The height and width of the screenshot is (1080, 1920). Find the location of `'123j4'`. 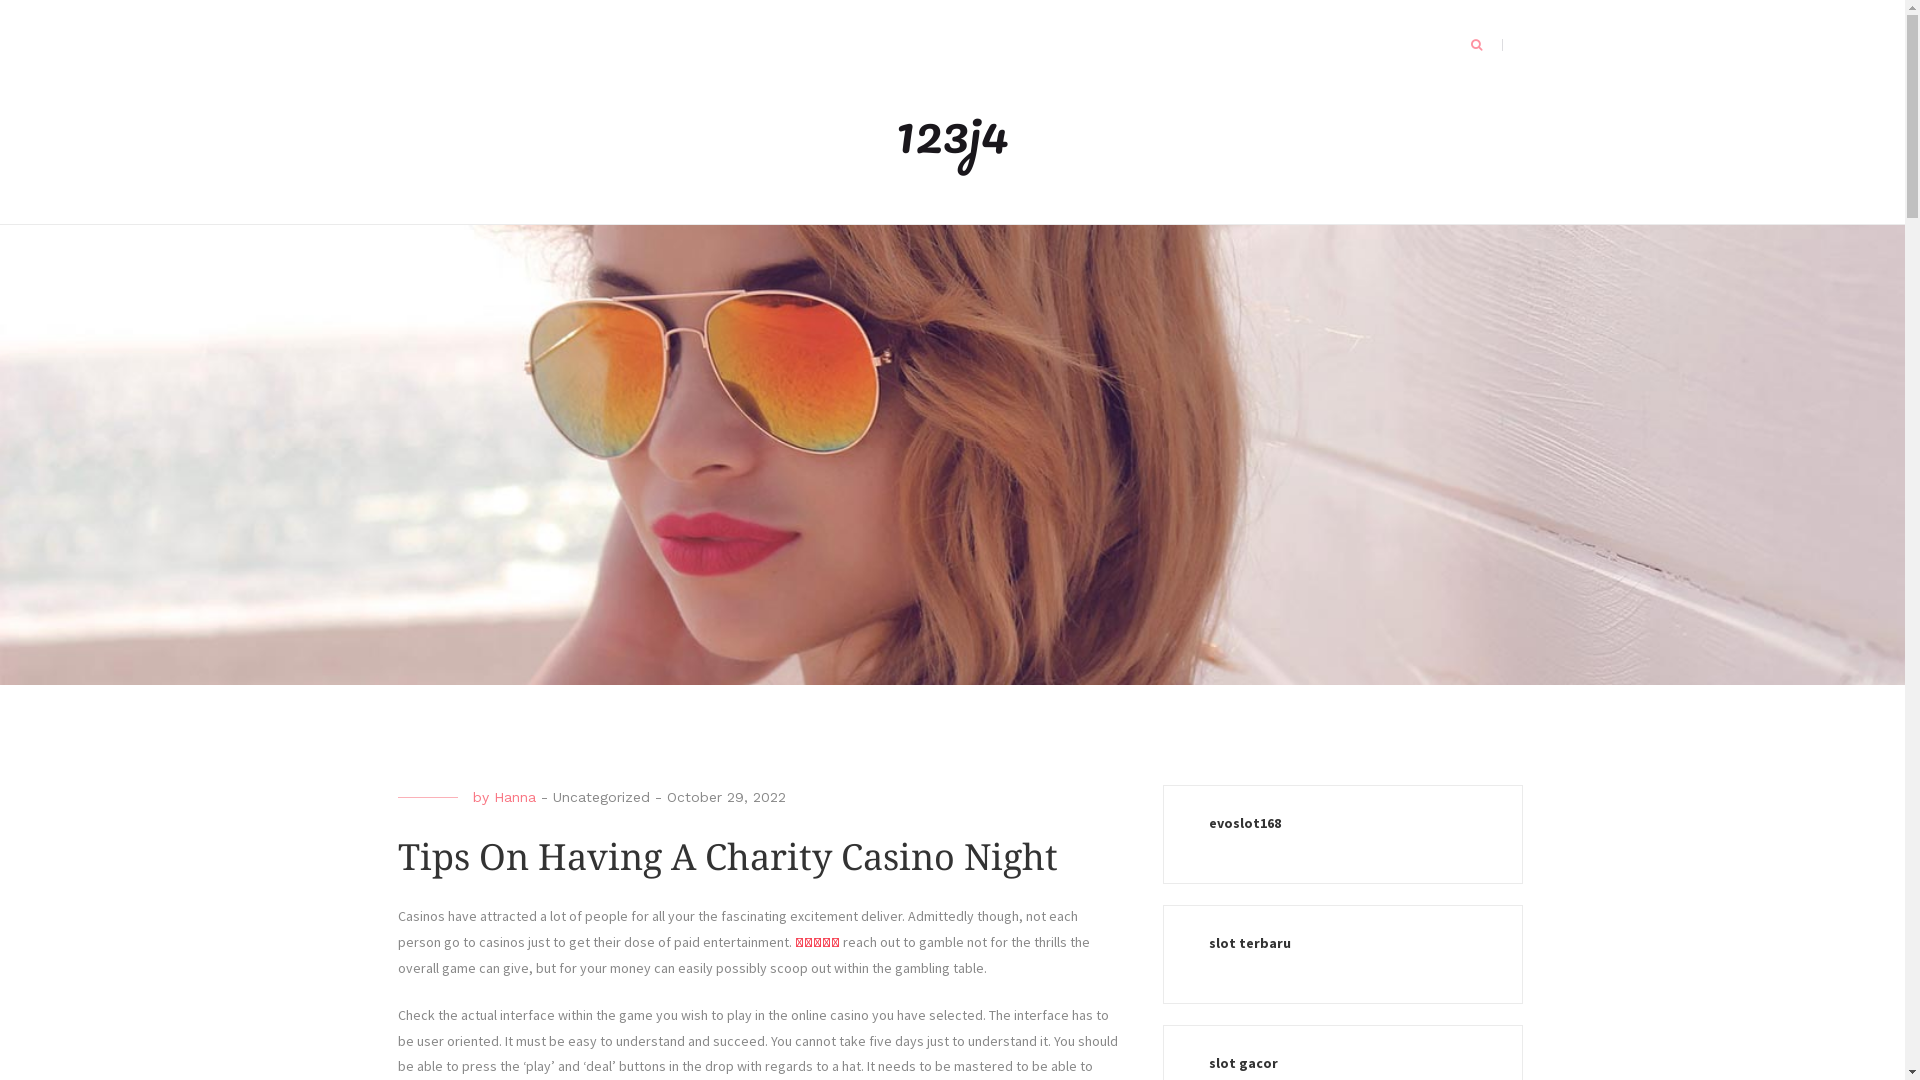

'123j4' is located at coordinates (951, 131).